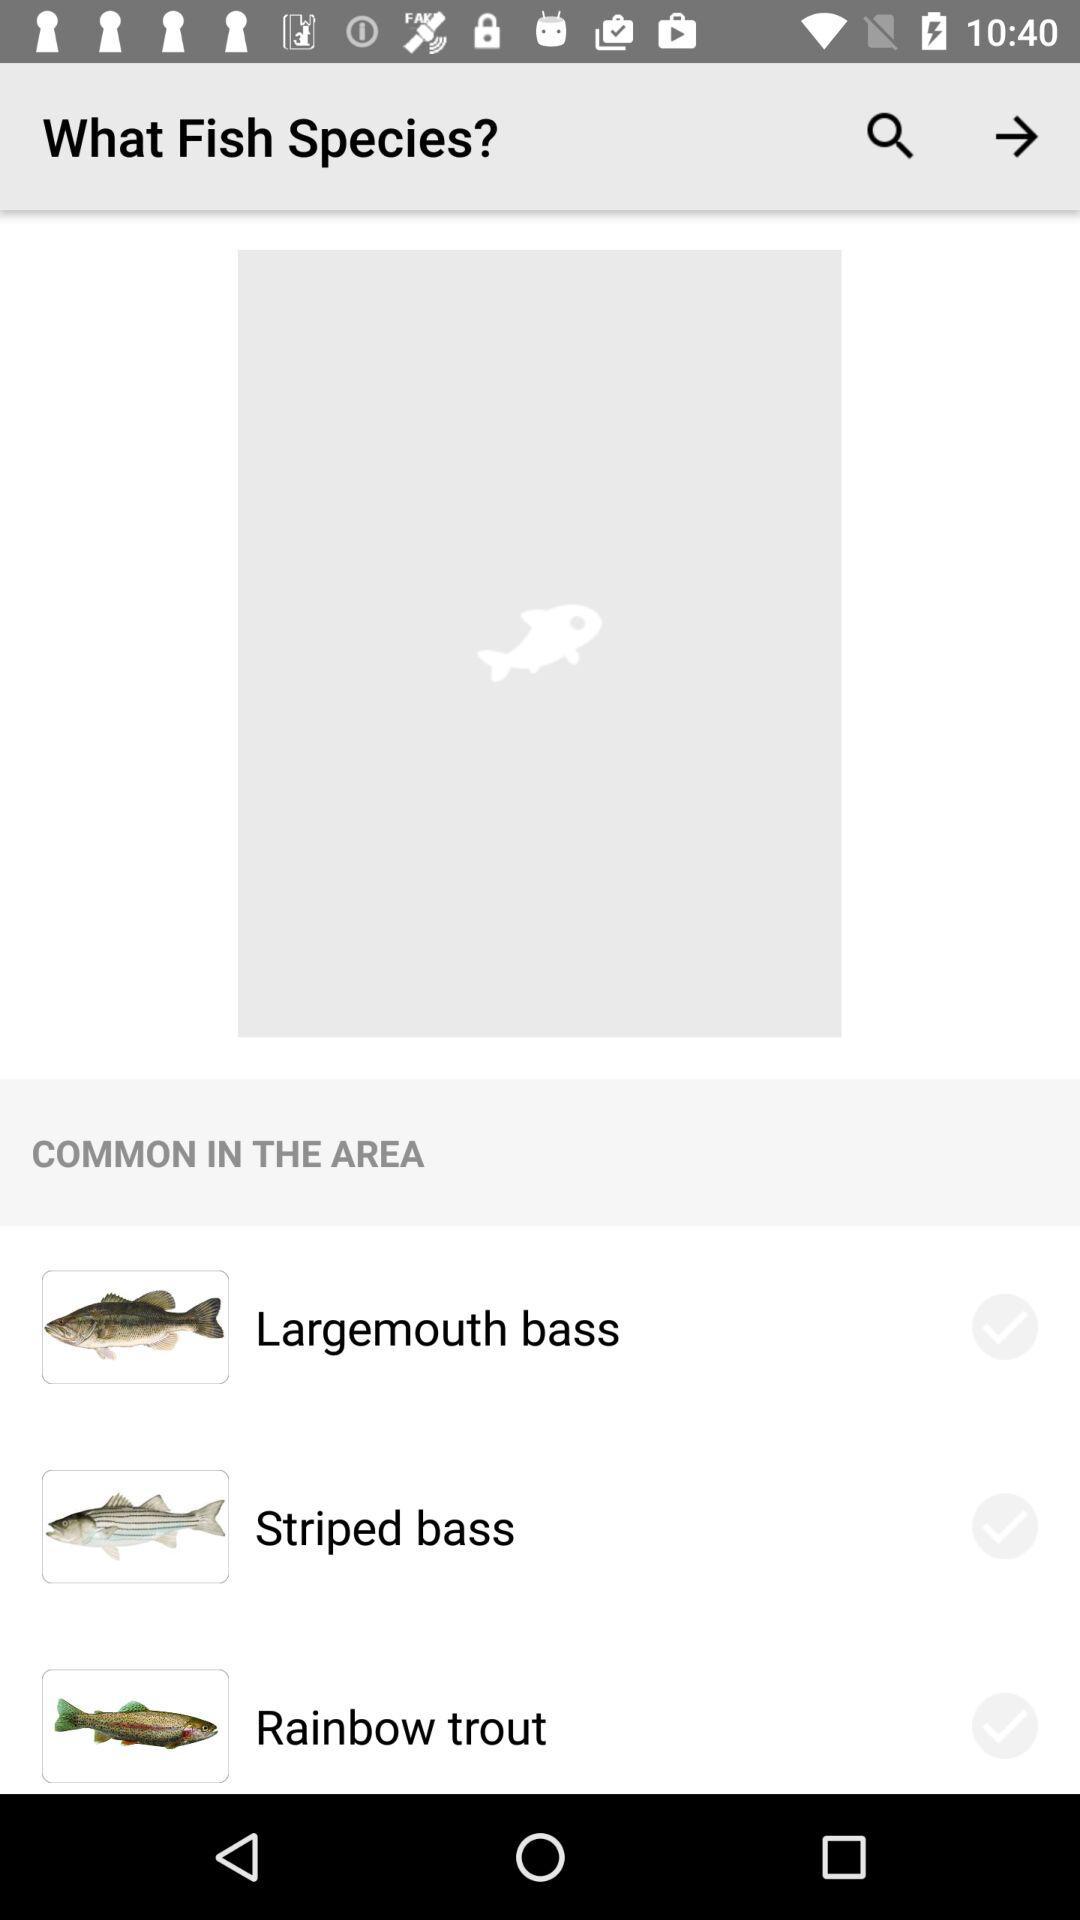  What do you see at coordinates (890, 135) in the screenshot?
I see `icon next to the what fish species? icon` at bounding box center [890, 135].